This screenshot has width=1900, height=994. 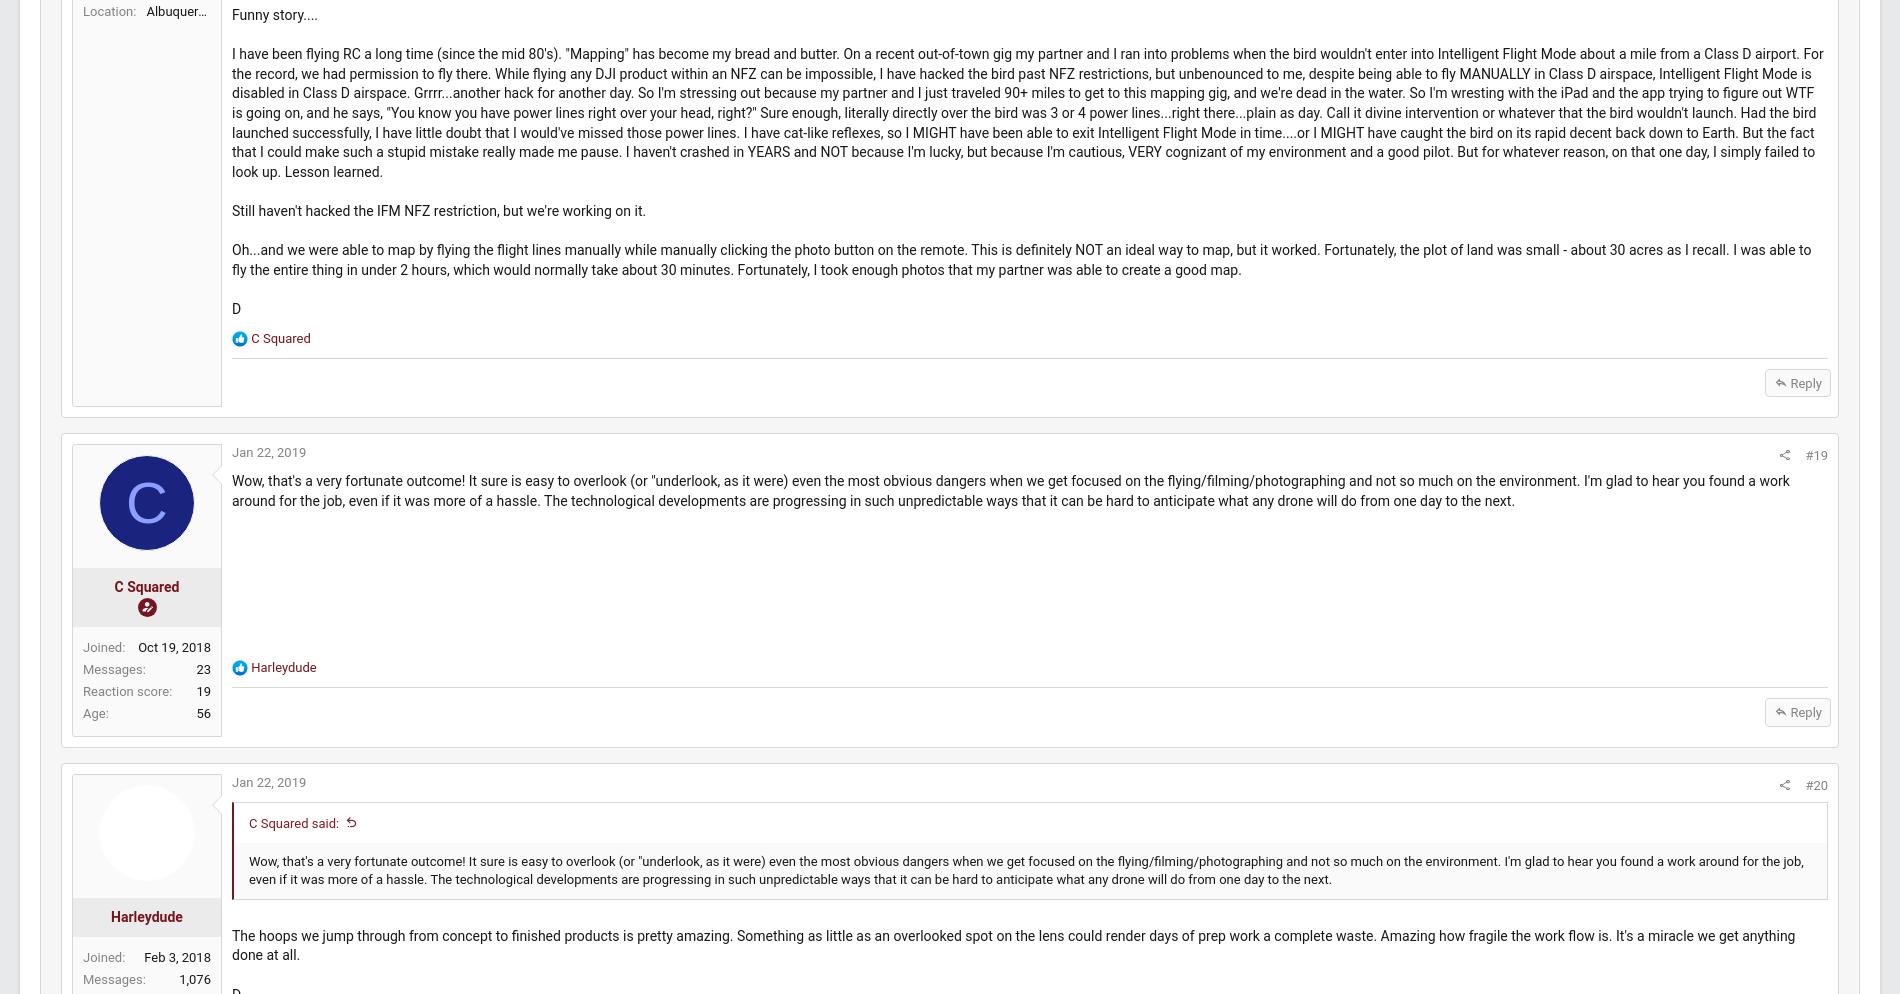 What do you see at coordinates (329, 789) in the screenshot?
I see `'Harleydude'` at bounding box center [329, 789].